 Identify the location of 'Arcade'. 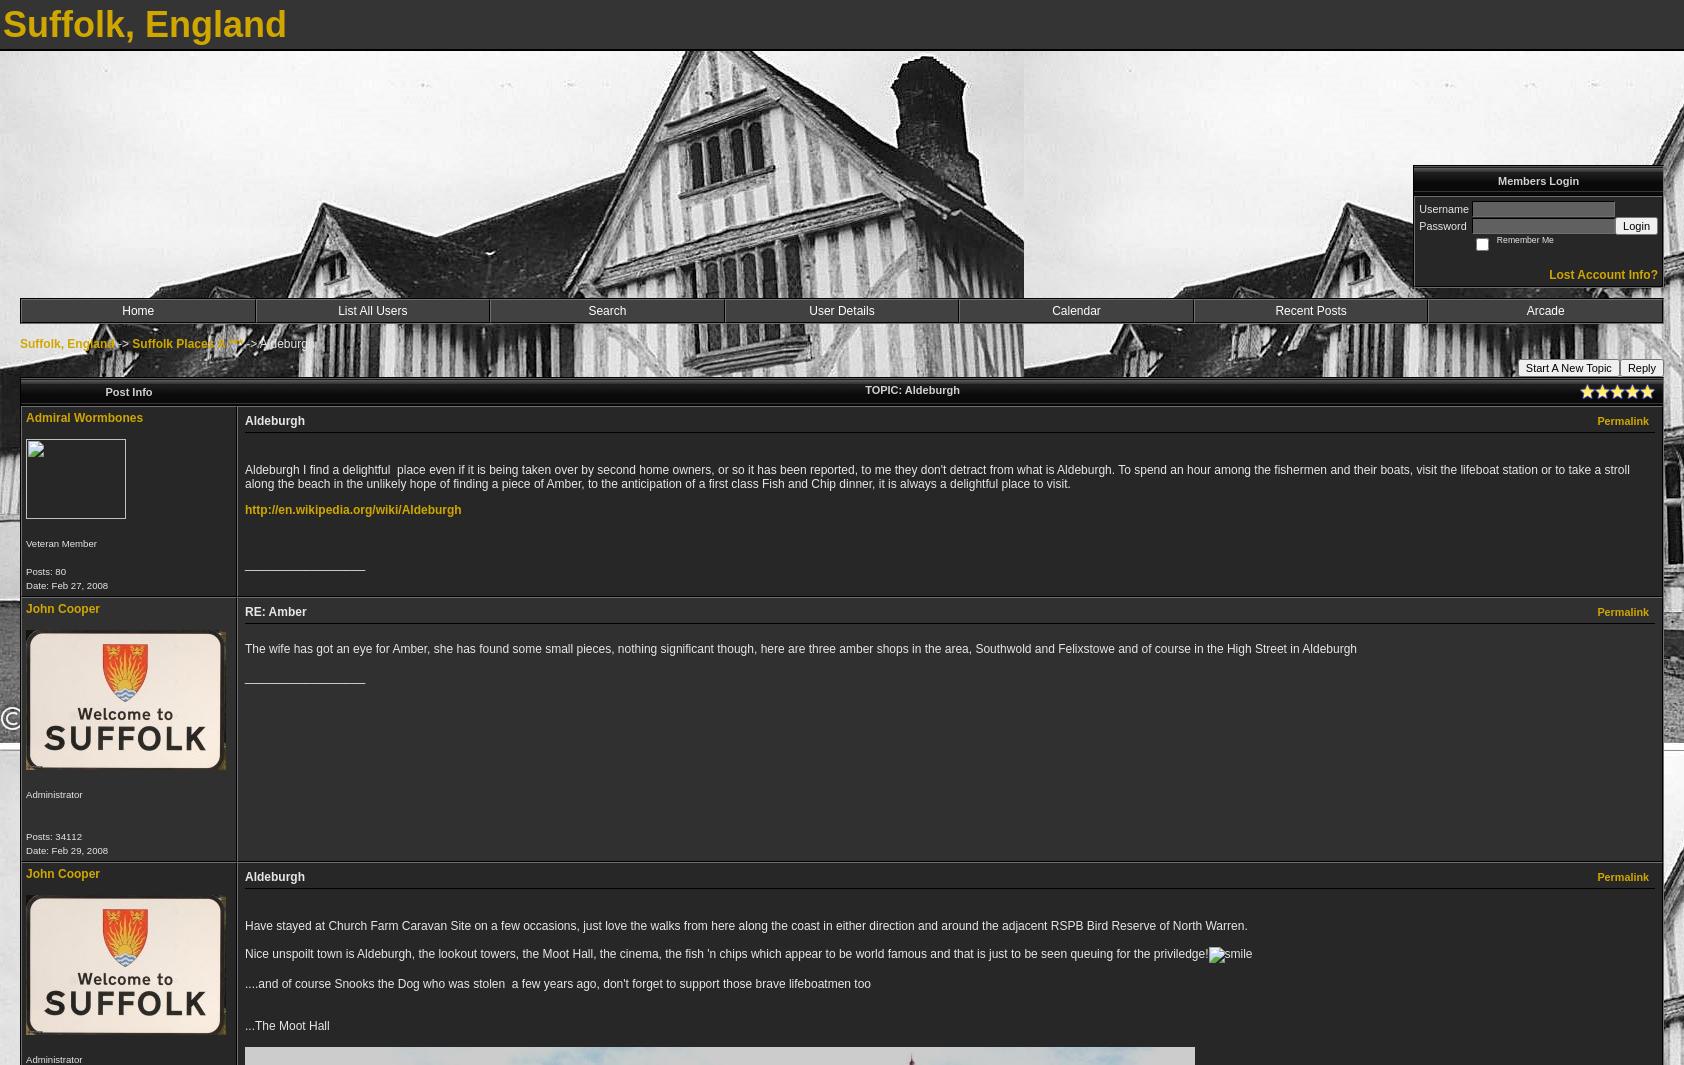
(1526, 309).